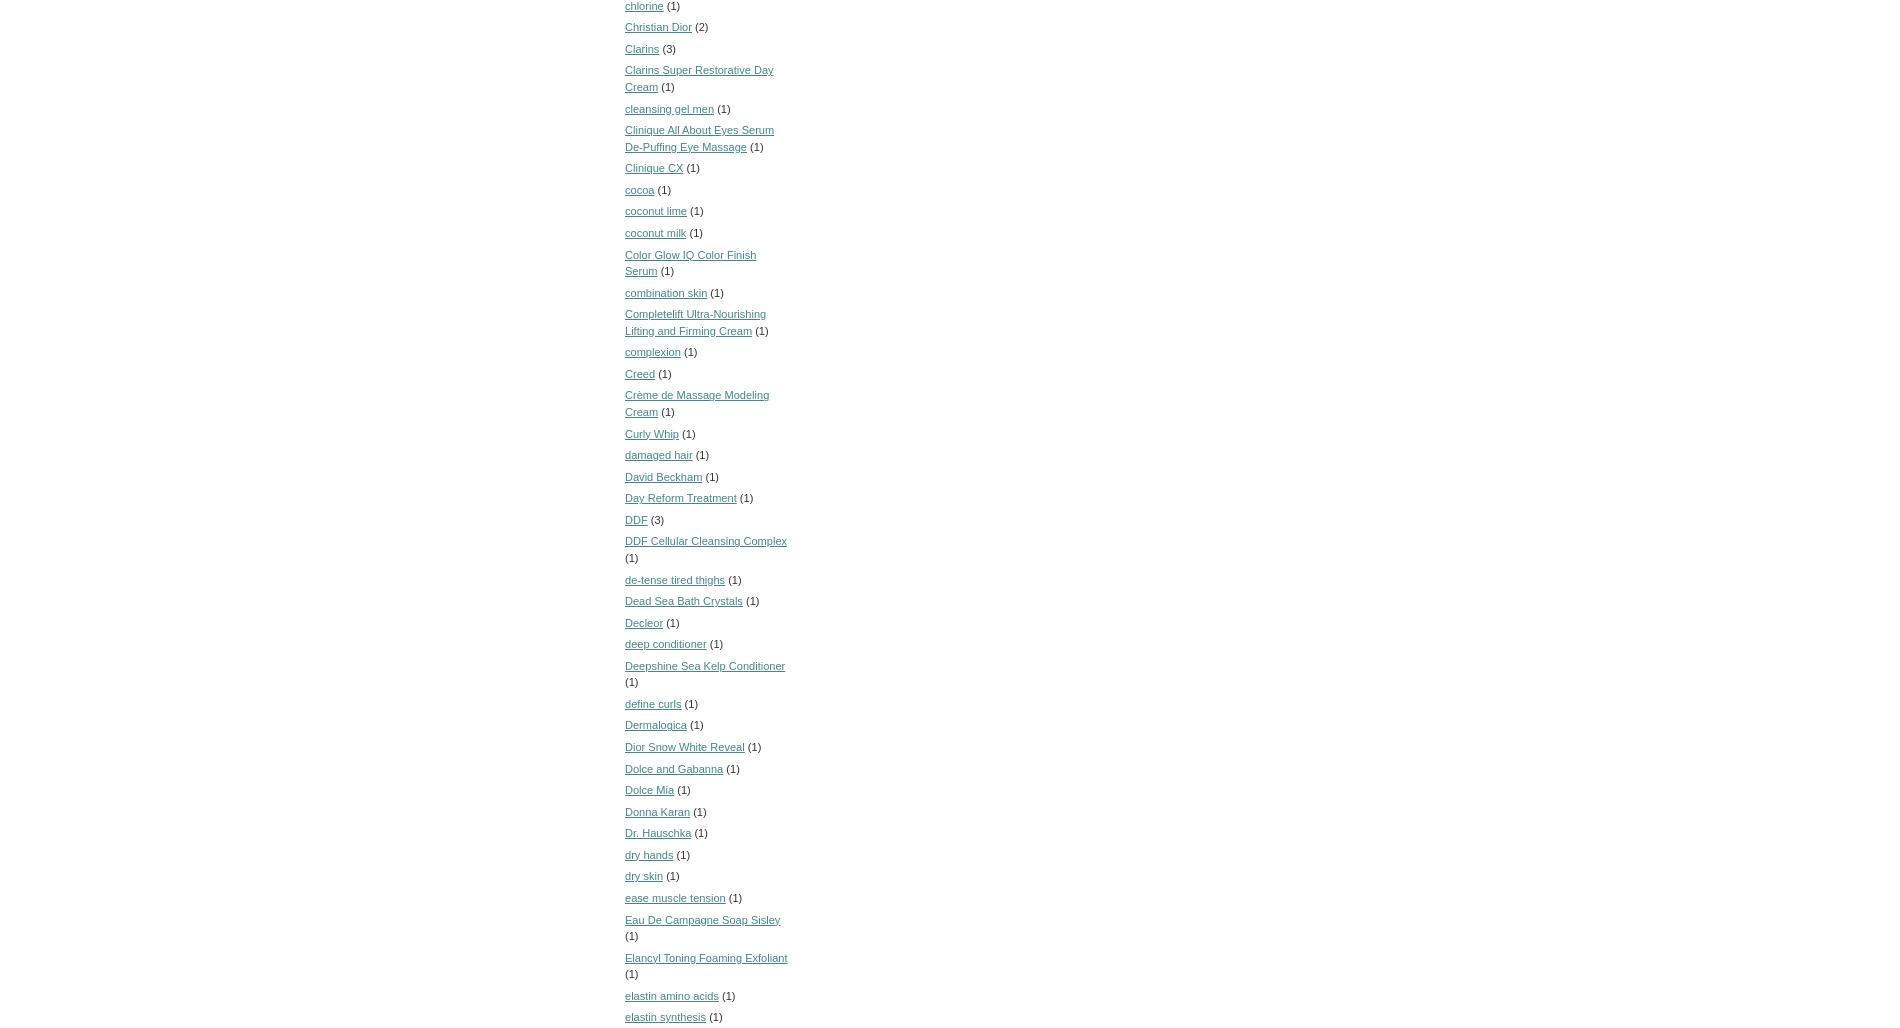 This screenshot has height=1028, width=1900. What do you see at coordinates (675, 896) in the screenshot?
I see `'ease muscle tension'` at bounding box center [675, 896].